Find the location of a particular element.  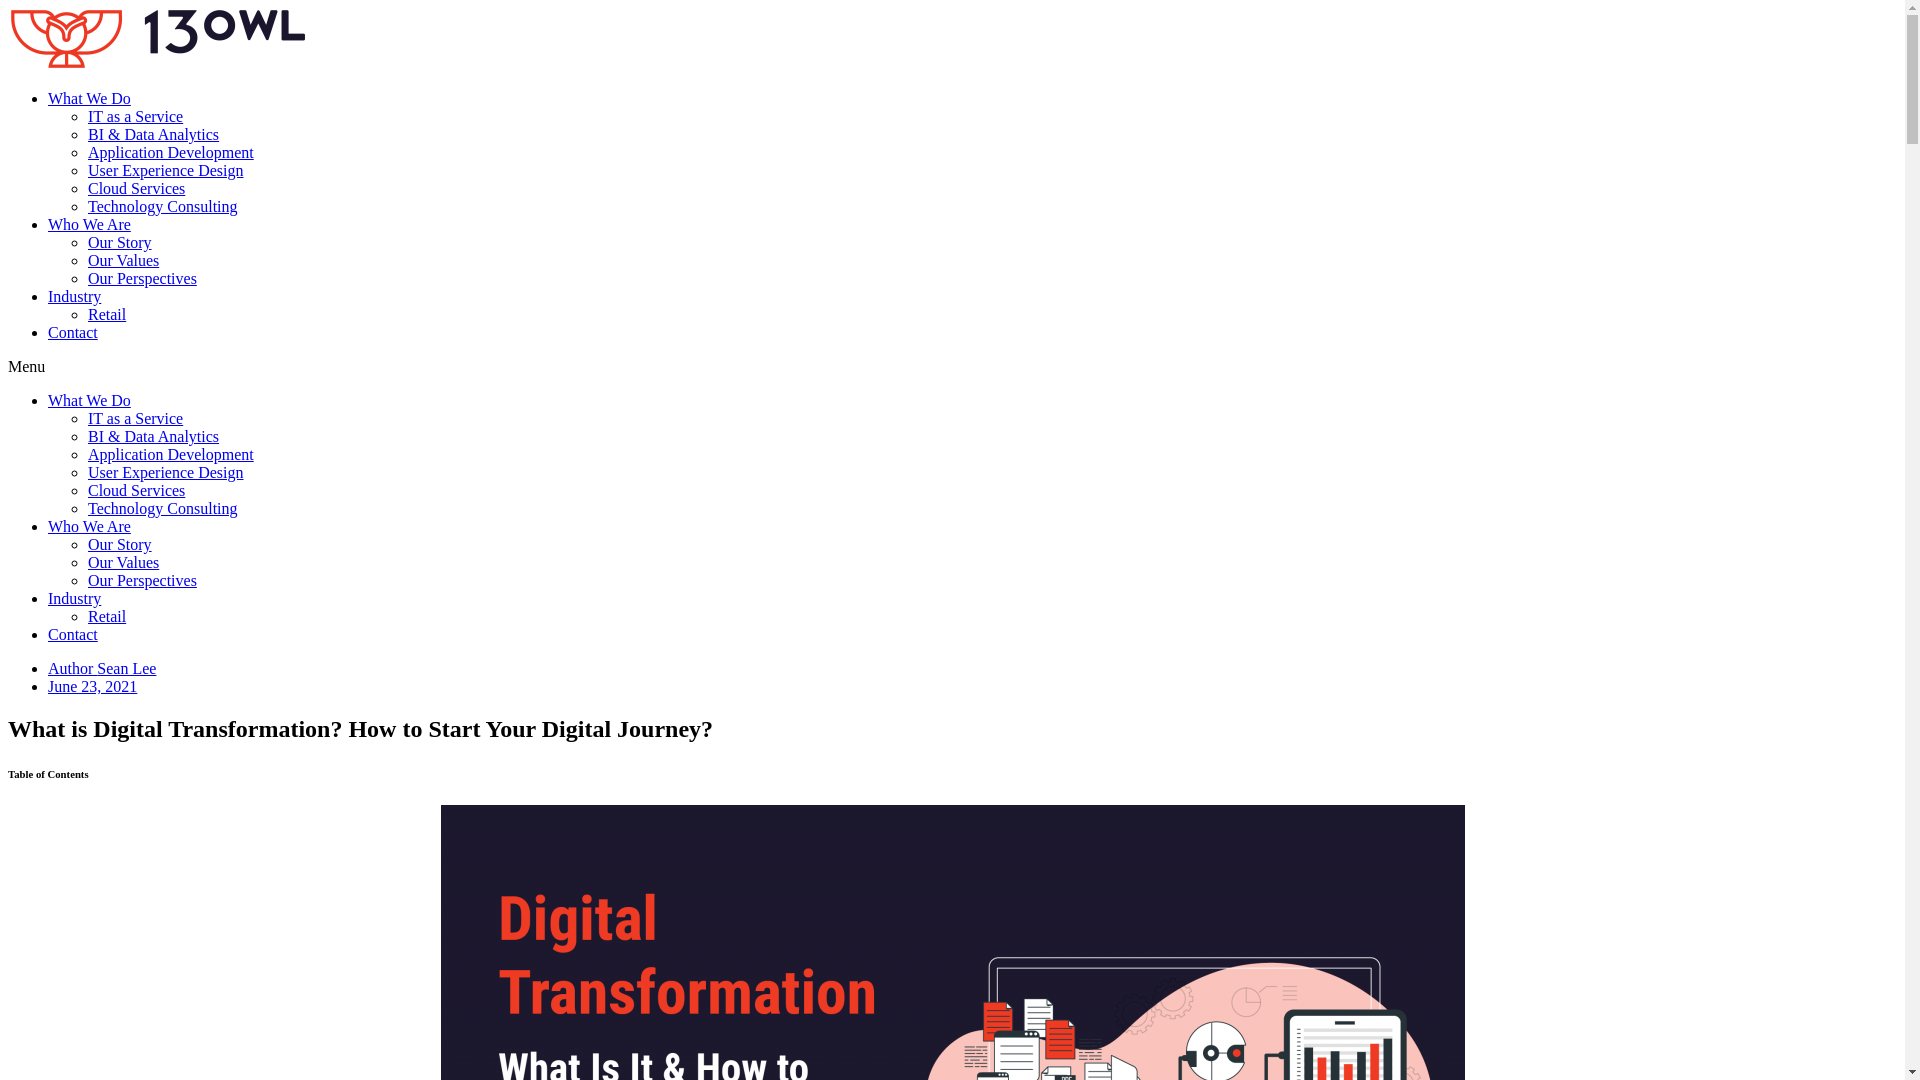

'BI & Data Analytics' is located at coordinates (86, 435).